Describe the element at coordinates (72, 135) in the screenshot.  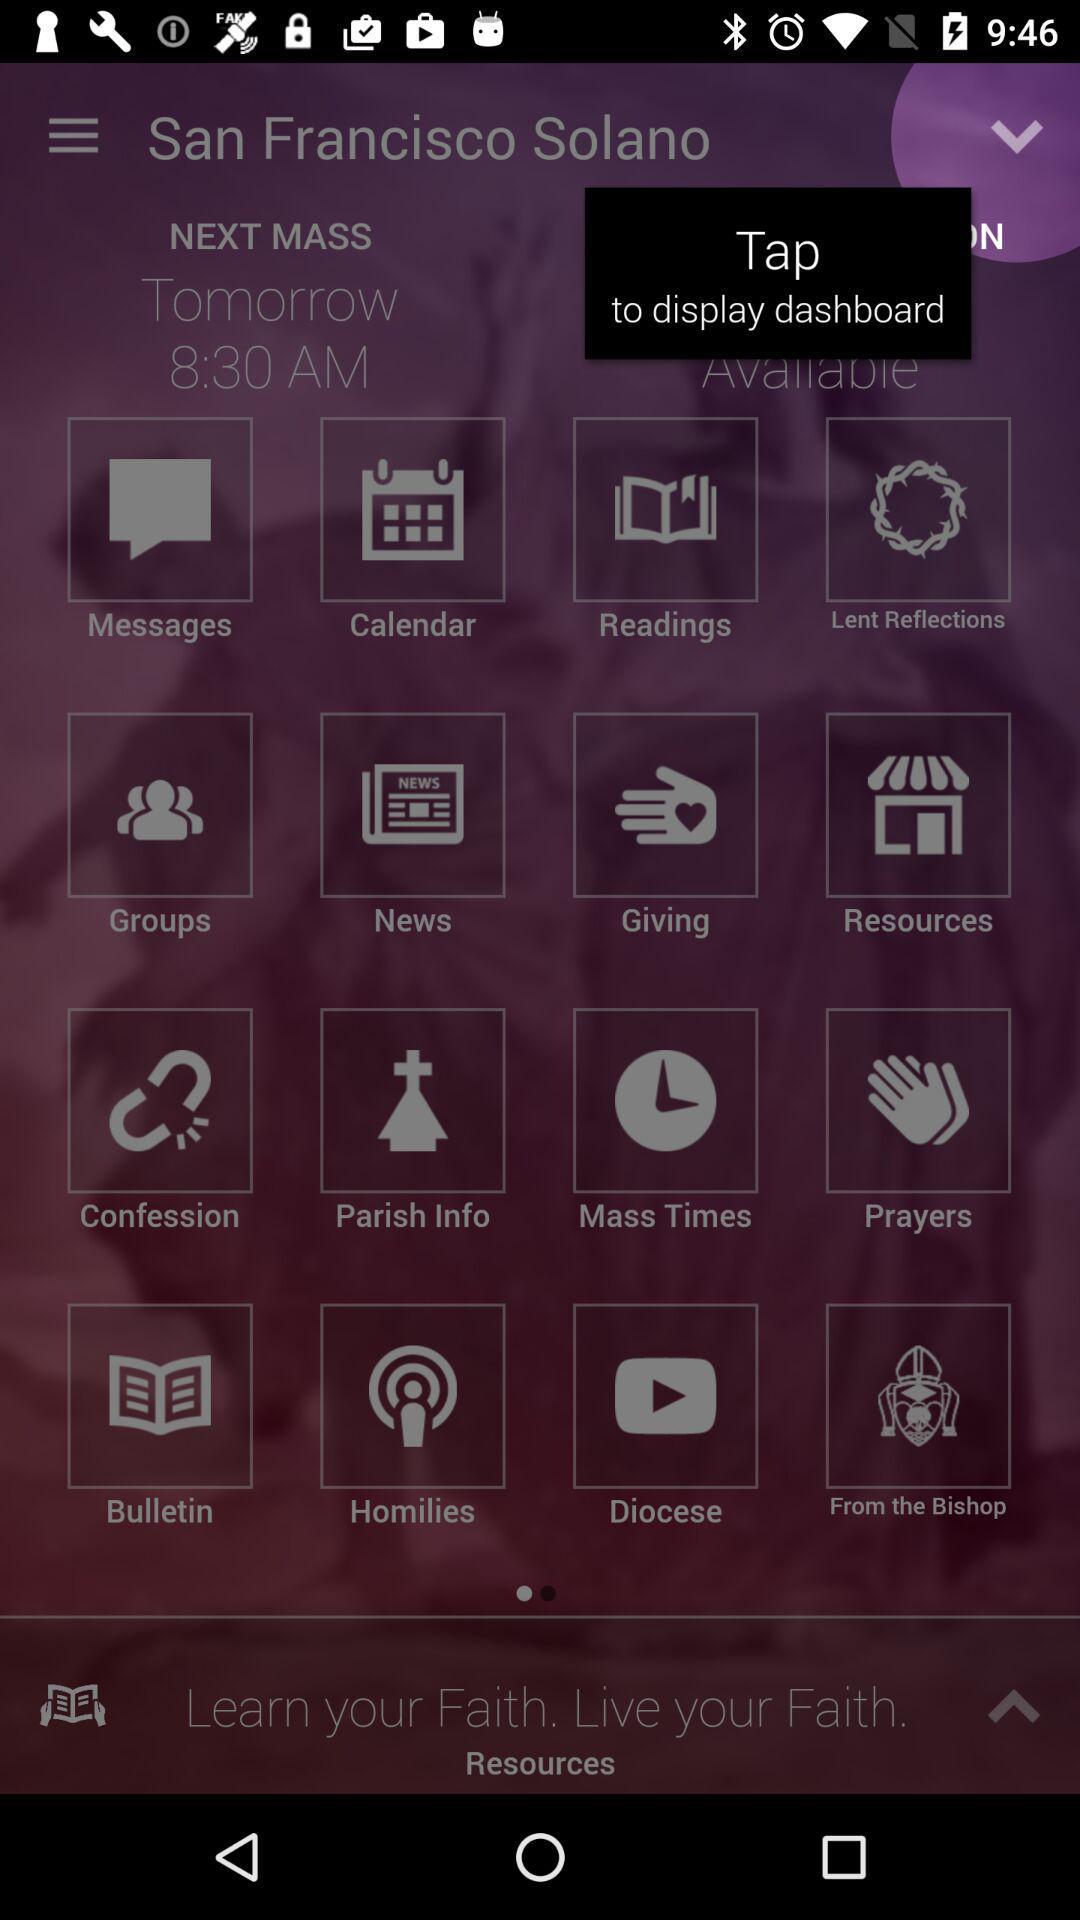
I see `the icon to the left of san francisco solano icon` at that location.